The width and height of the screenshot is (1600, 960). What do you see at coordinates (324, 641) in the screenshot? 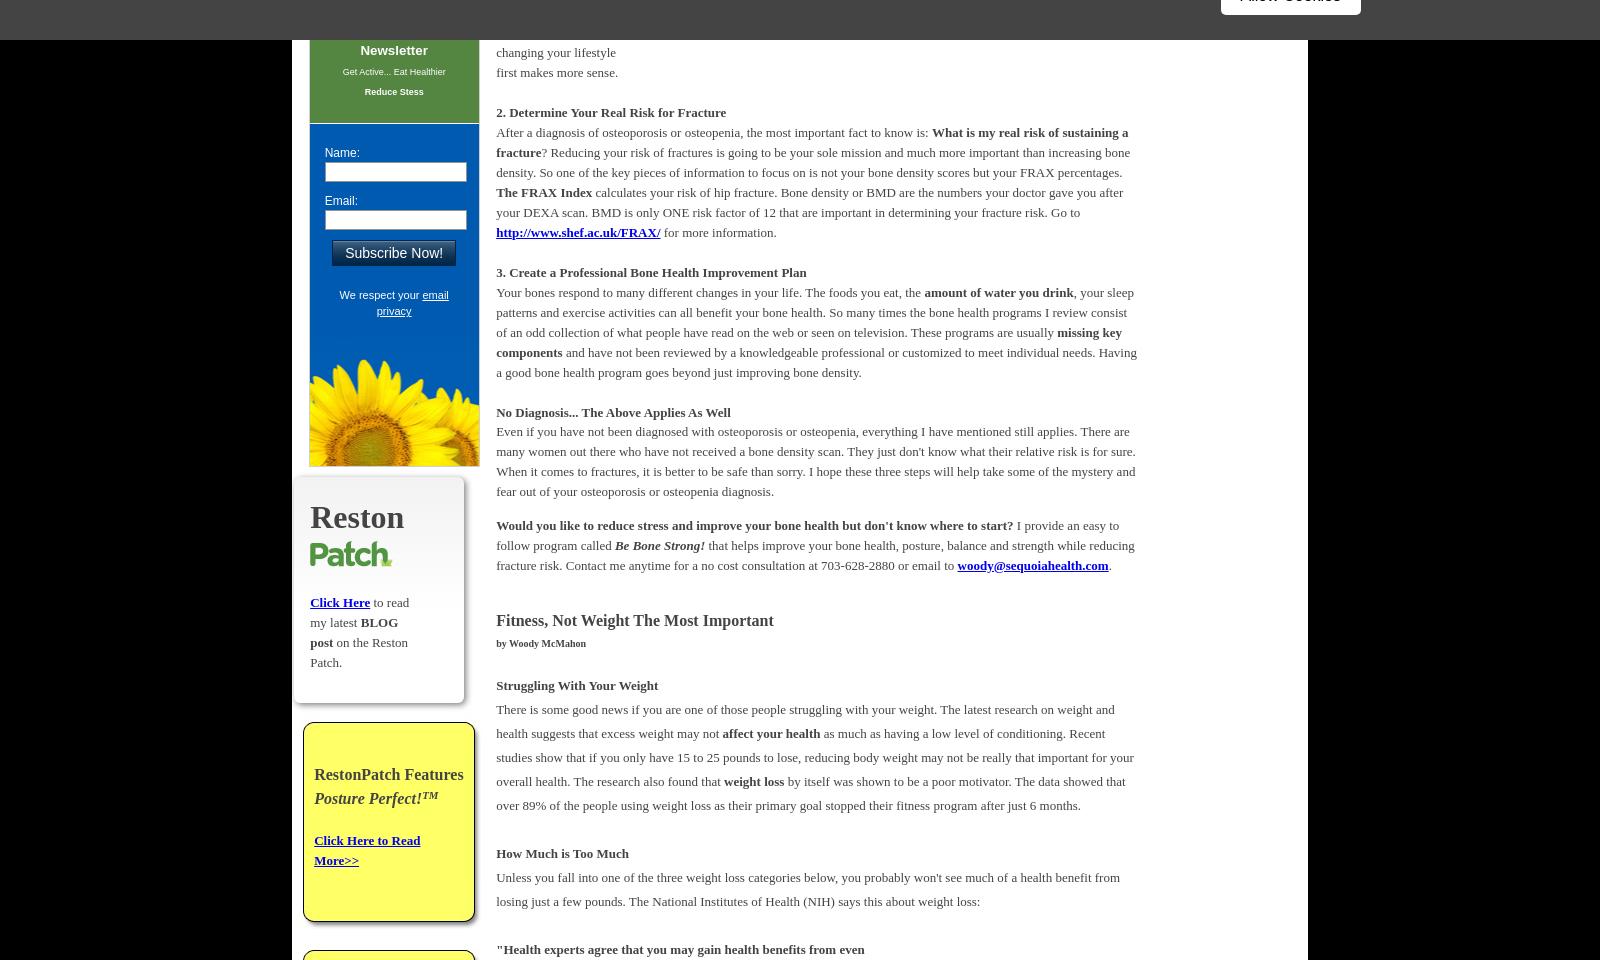
I see `'ost'` at bounding box center [324, 641].